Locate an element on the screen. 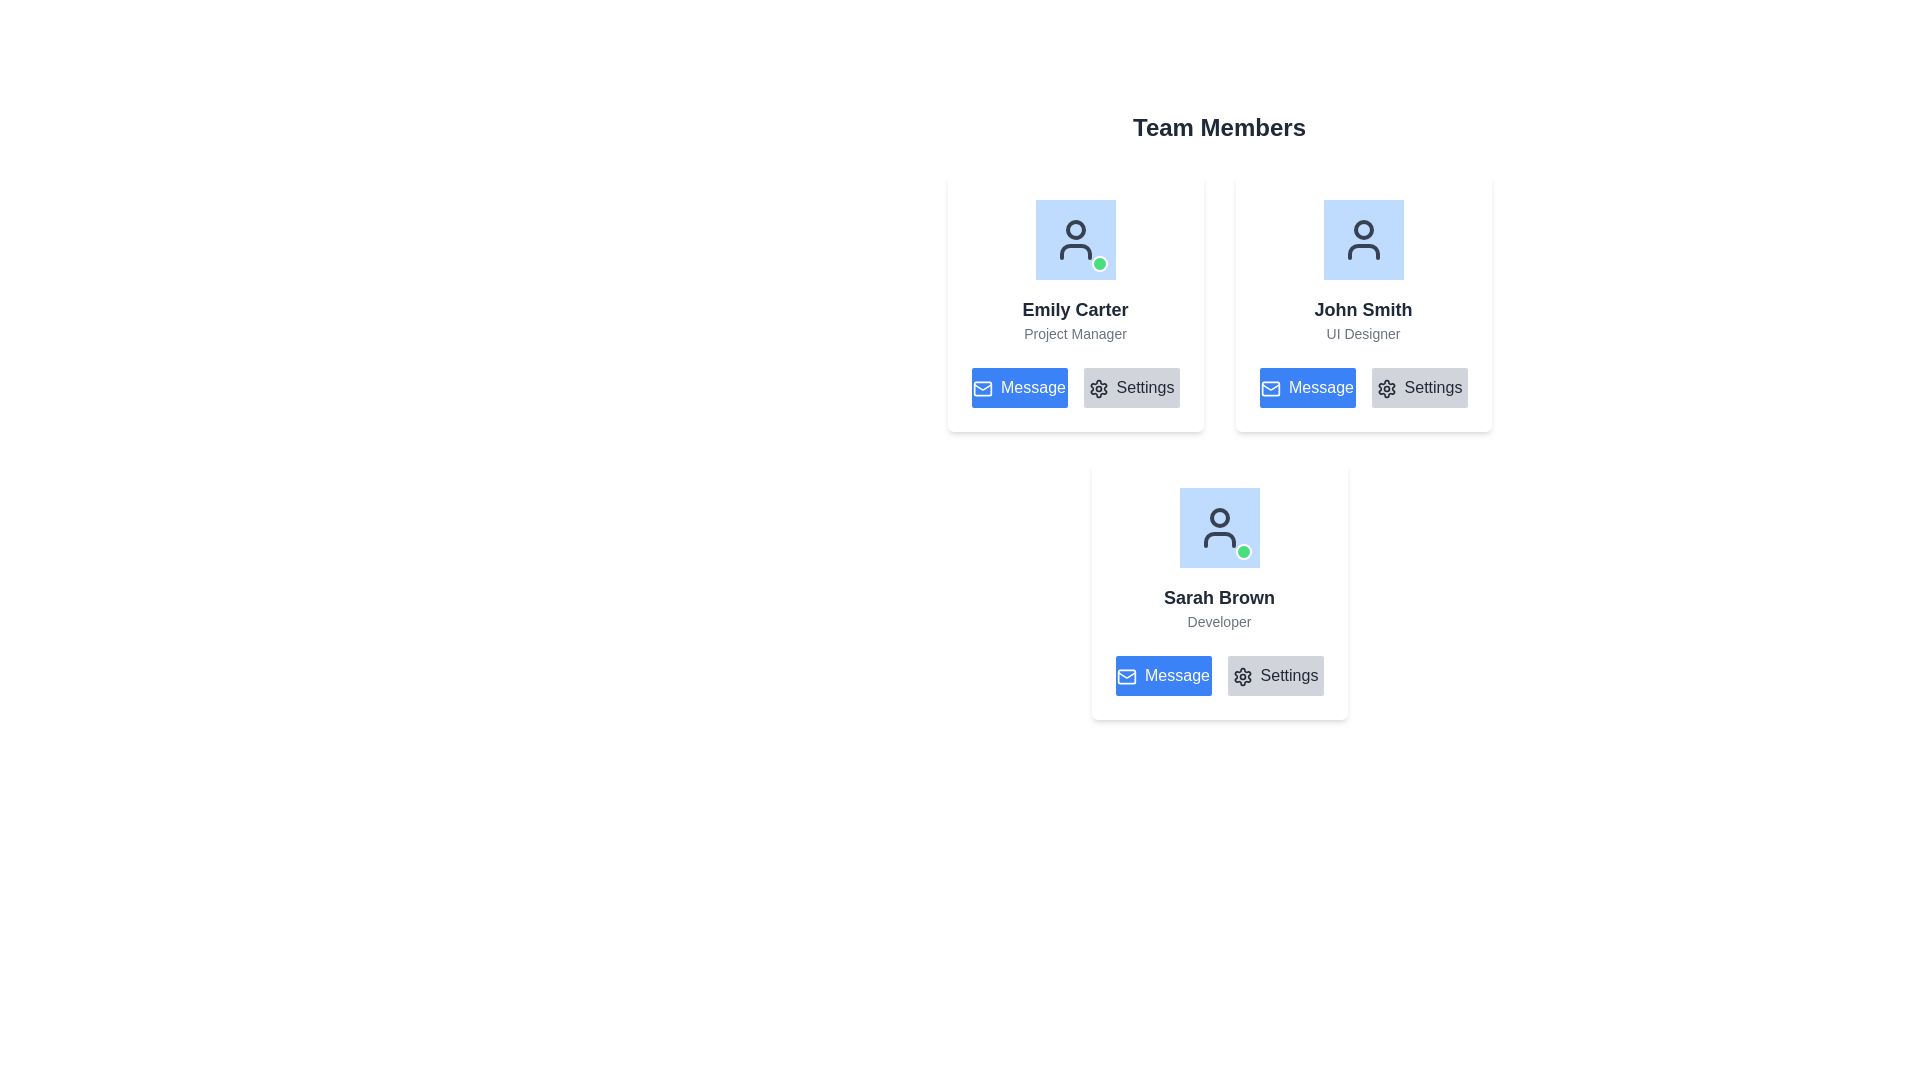 The height and width of the screenshot is (1080, 1920). the SVG circle that represents the head of the user icon in the 'Emily Carter' user card profile is located at coordinates (1074, 229).